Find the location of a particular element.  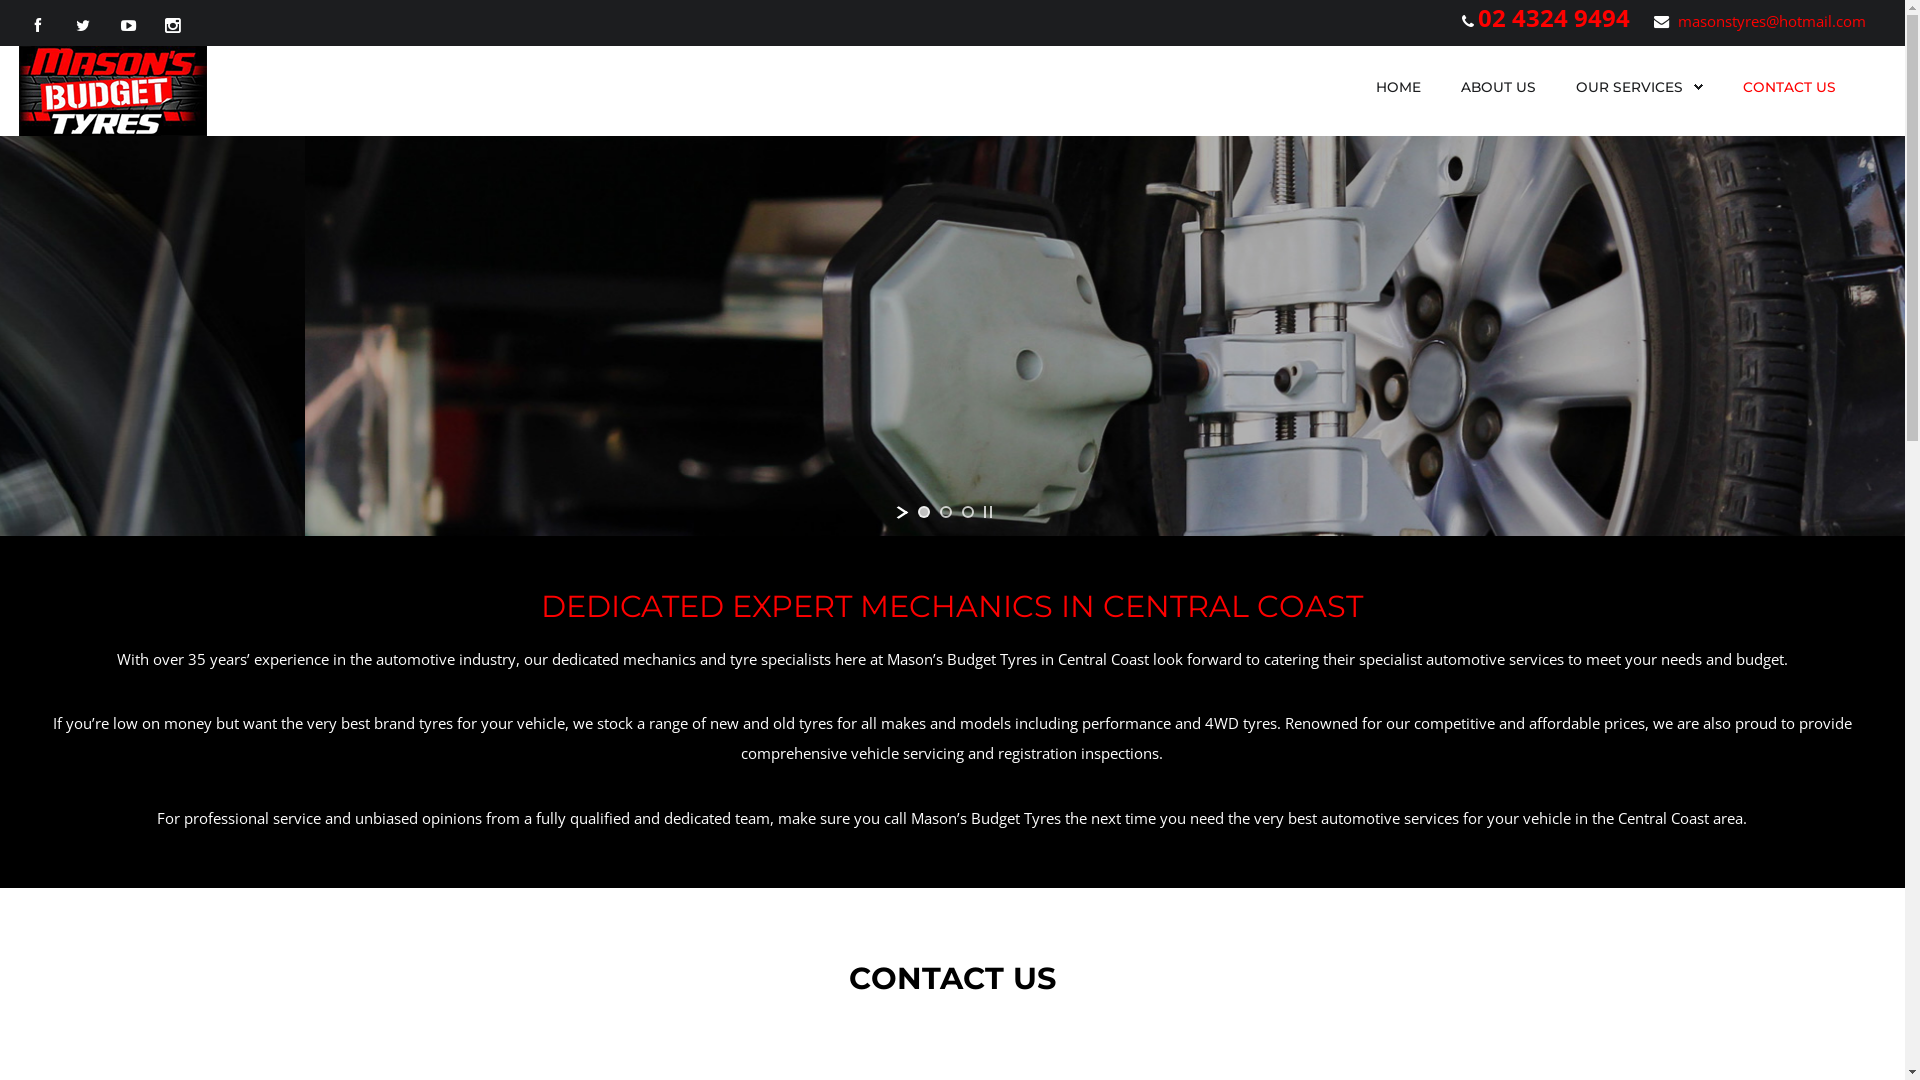

'ABOUT US' is located at coordinates (1498, 86).